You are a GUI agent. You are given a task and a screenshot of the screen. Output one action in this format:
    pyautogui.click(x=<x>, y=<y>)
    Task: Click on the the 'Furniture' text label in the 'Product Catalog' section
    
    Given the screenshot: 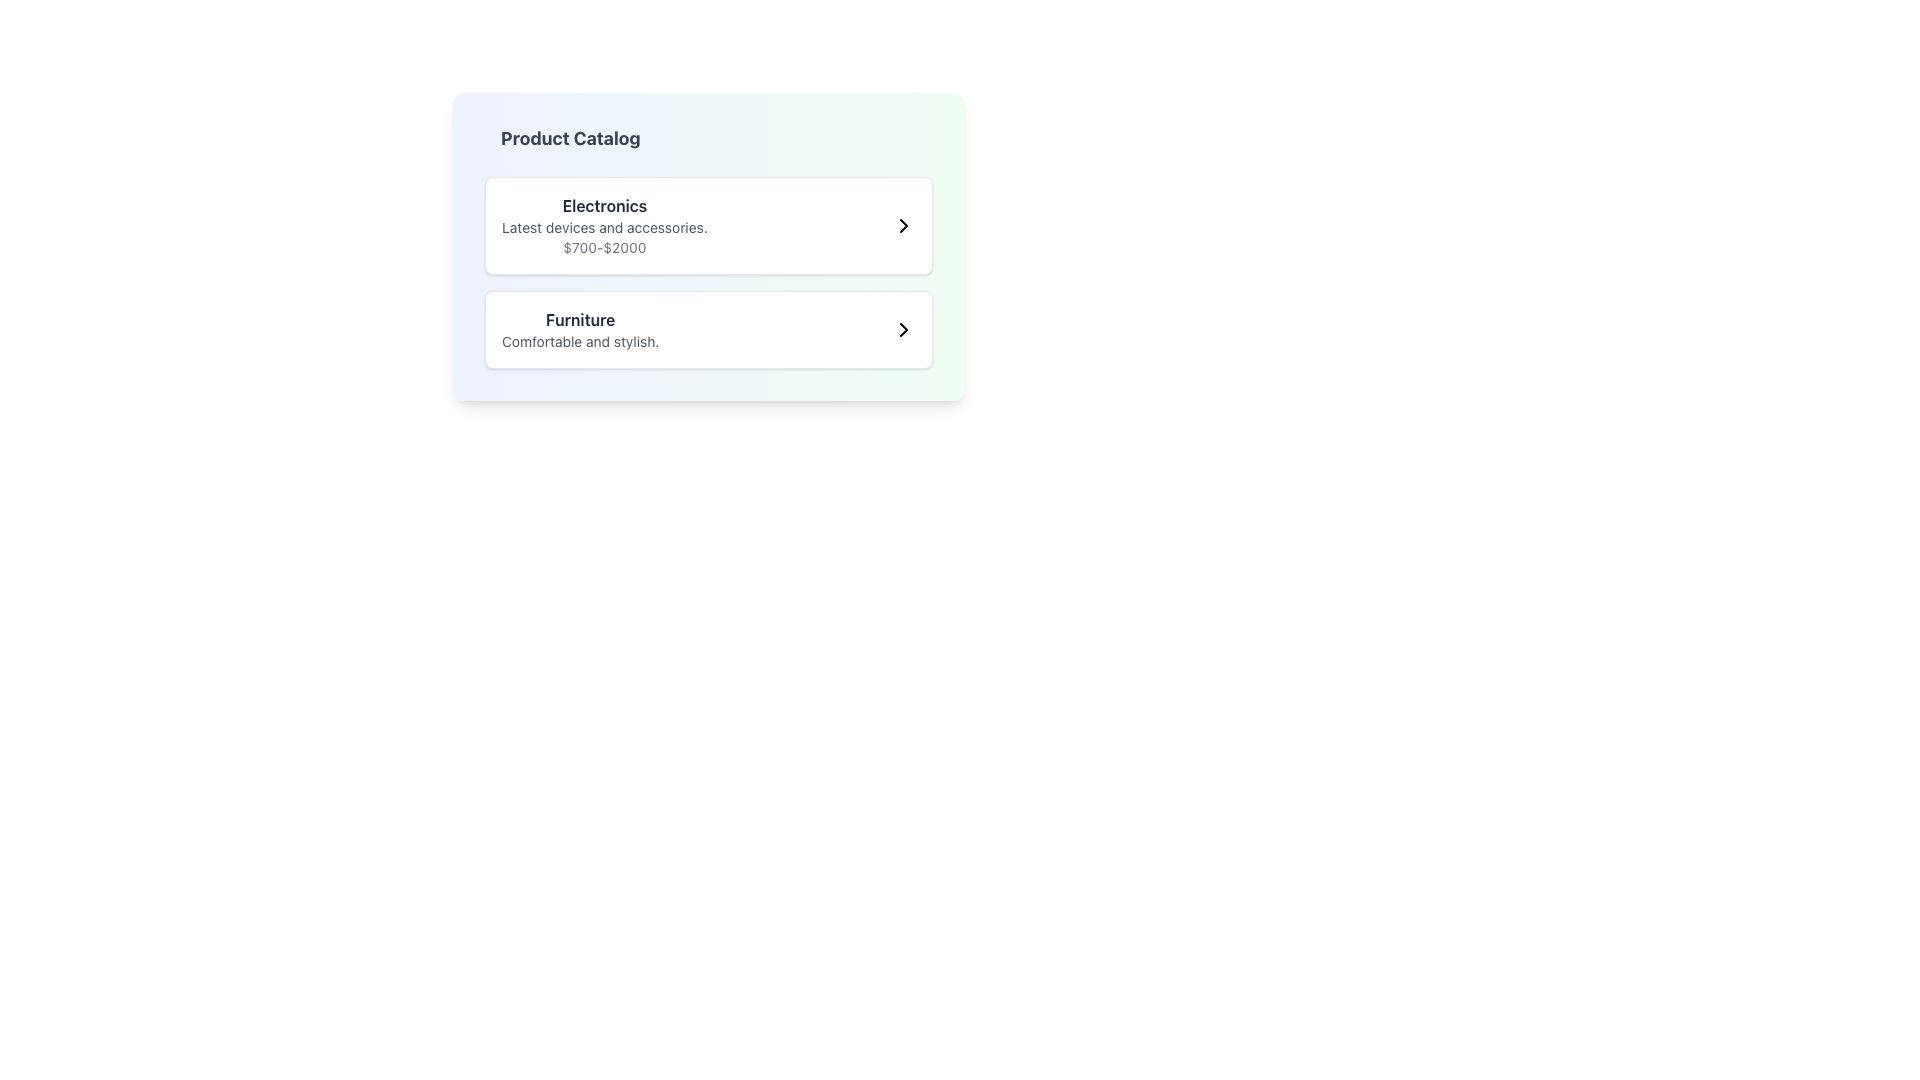 What is the action you would take?
    pyautogui.click(x=579, y=329)
    